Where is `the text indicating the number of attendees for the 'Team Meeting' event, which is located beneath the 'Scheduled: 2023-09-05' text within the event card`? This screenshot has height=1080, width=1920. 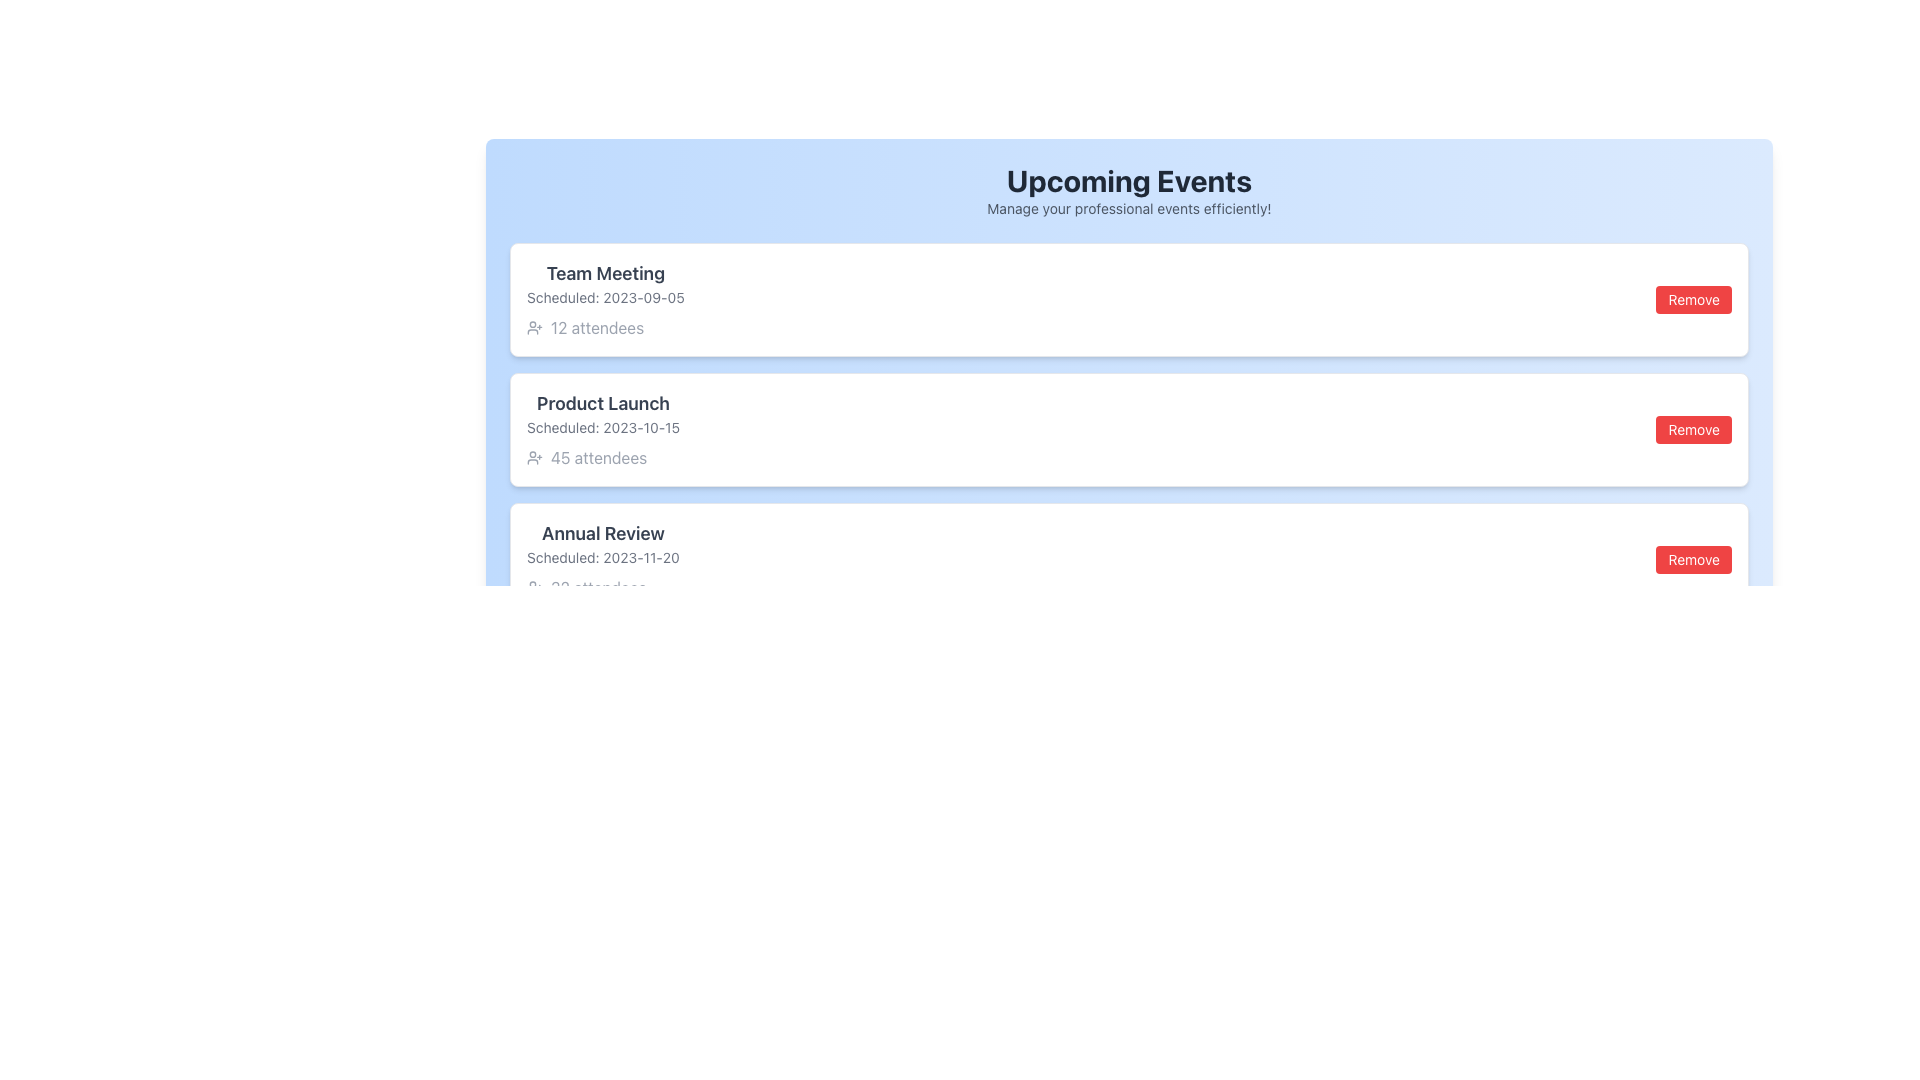 the text indicating the number of attendees for the 'Team Meeting' event, which is located beneath the 'Scheduled: 2023-09-05' text within the event card is located at coordinates (604, 326).